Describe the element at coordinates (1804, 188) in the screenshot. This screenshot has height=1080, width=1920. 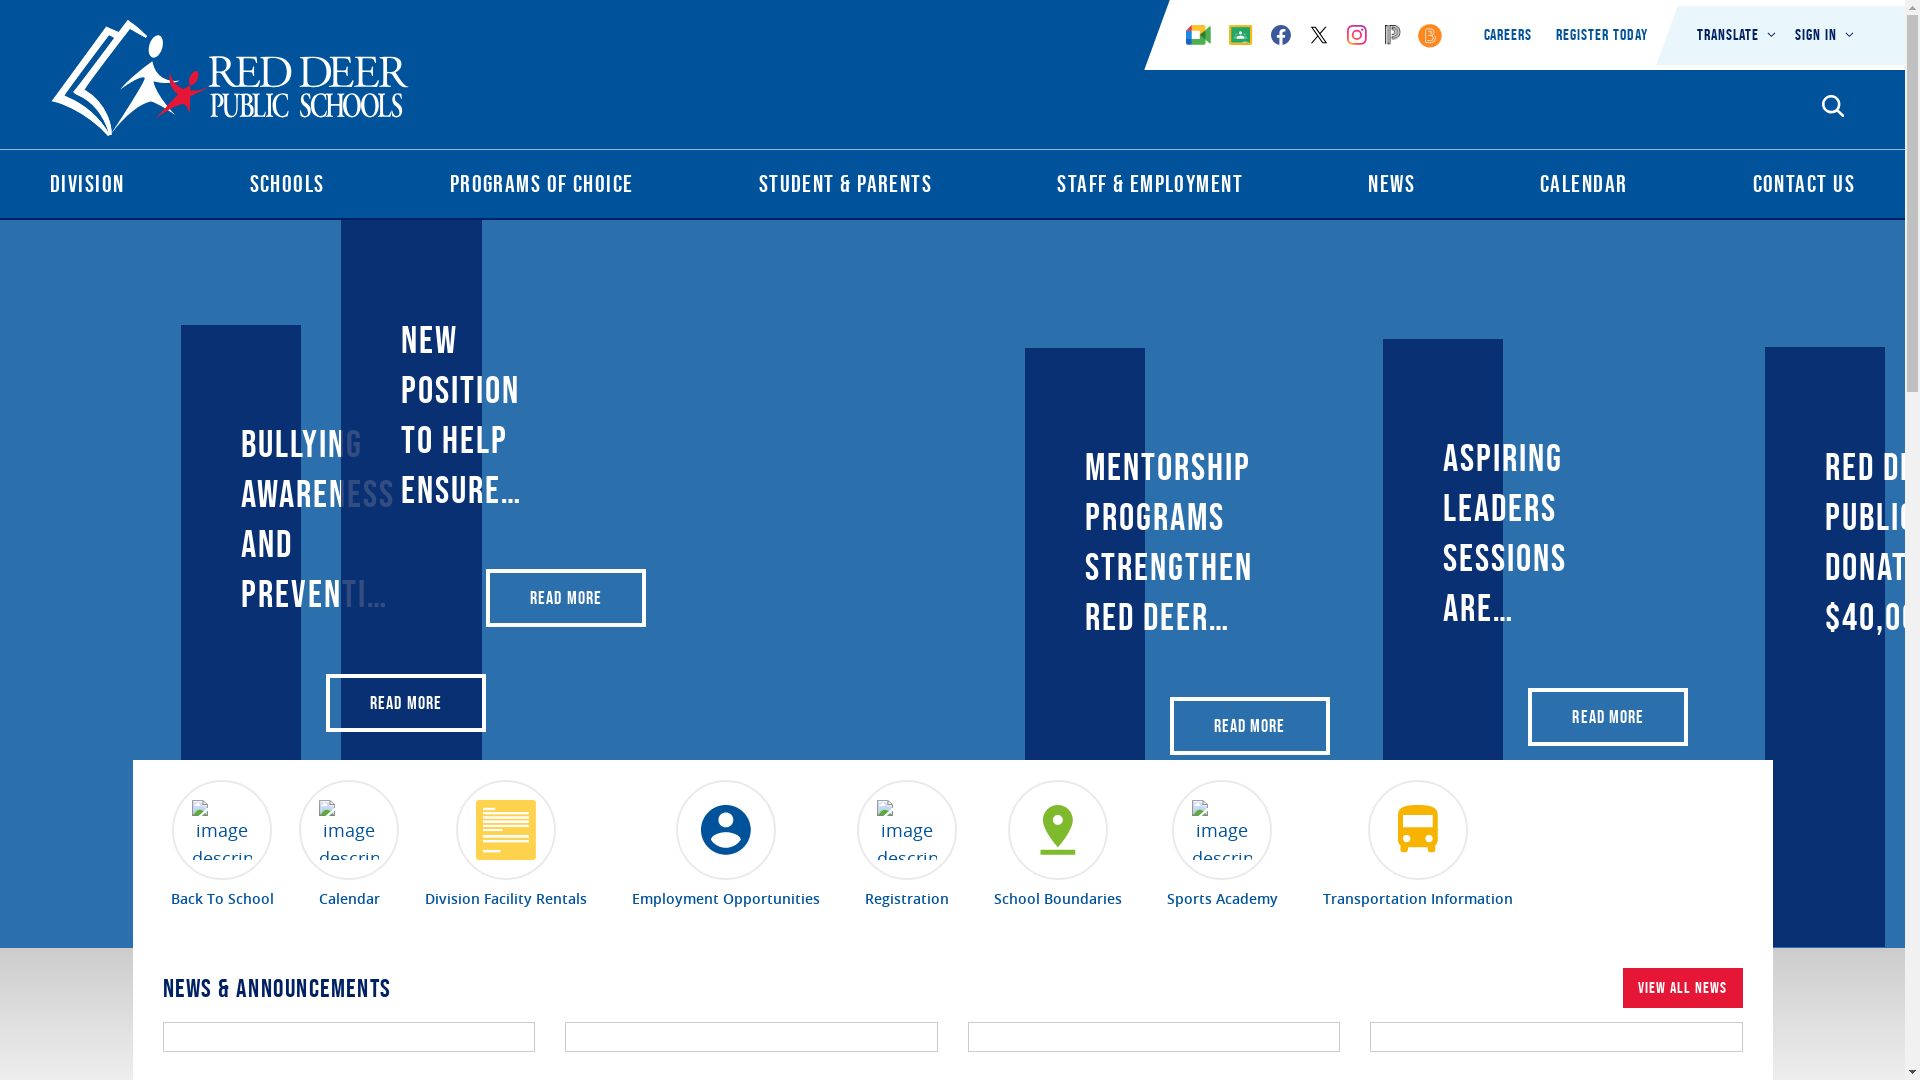
I see `'Contact Us'` at that location.